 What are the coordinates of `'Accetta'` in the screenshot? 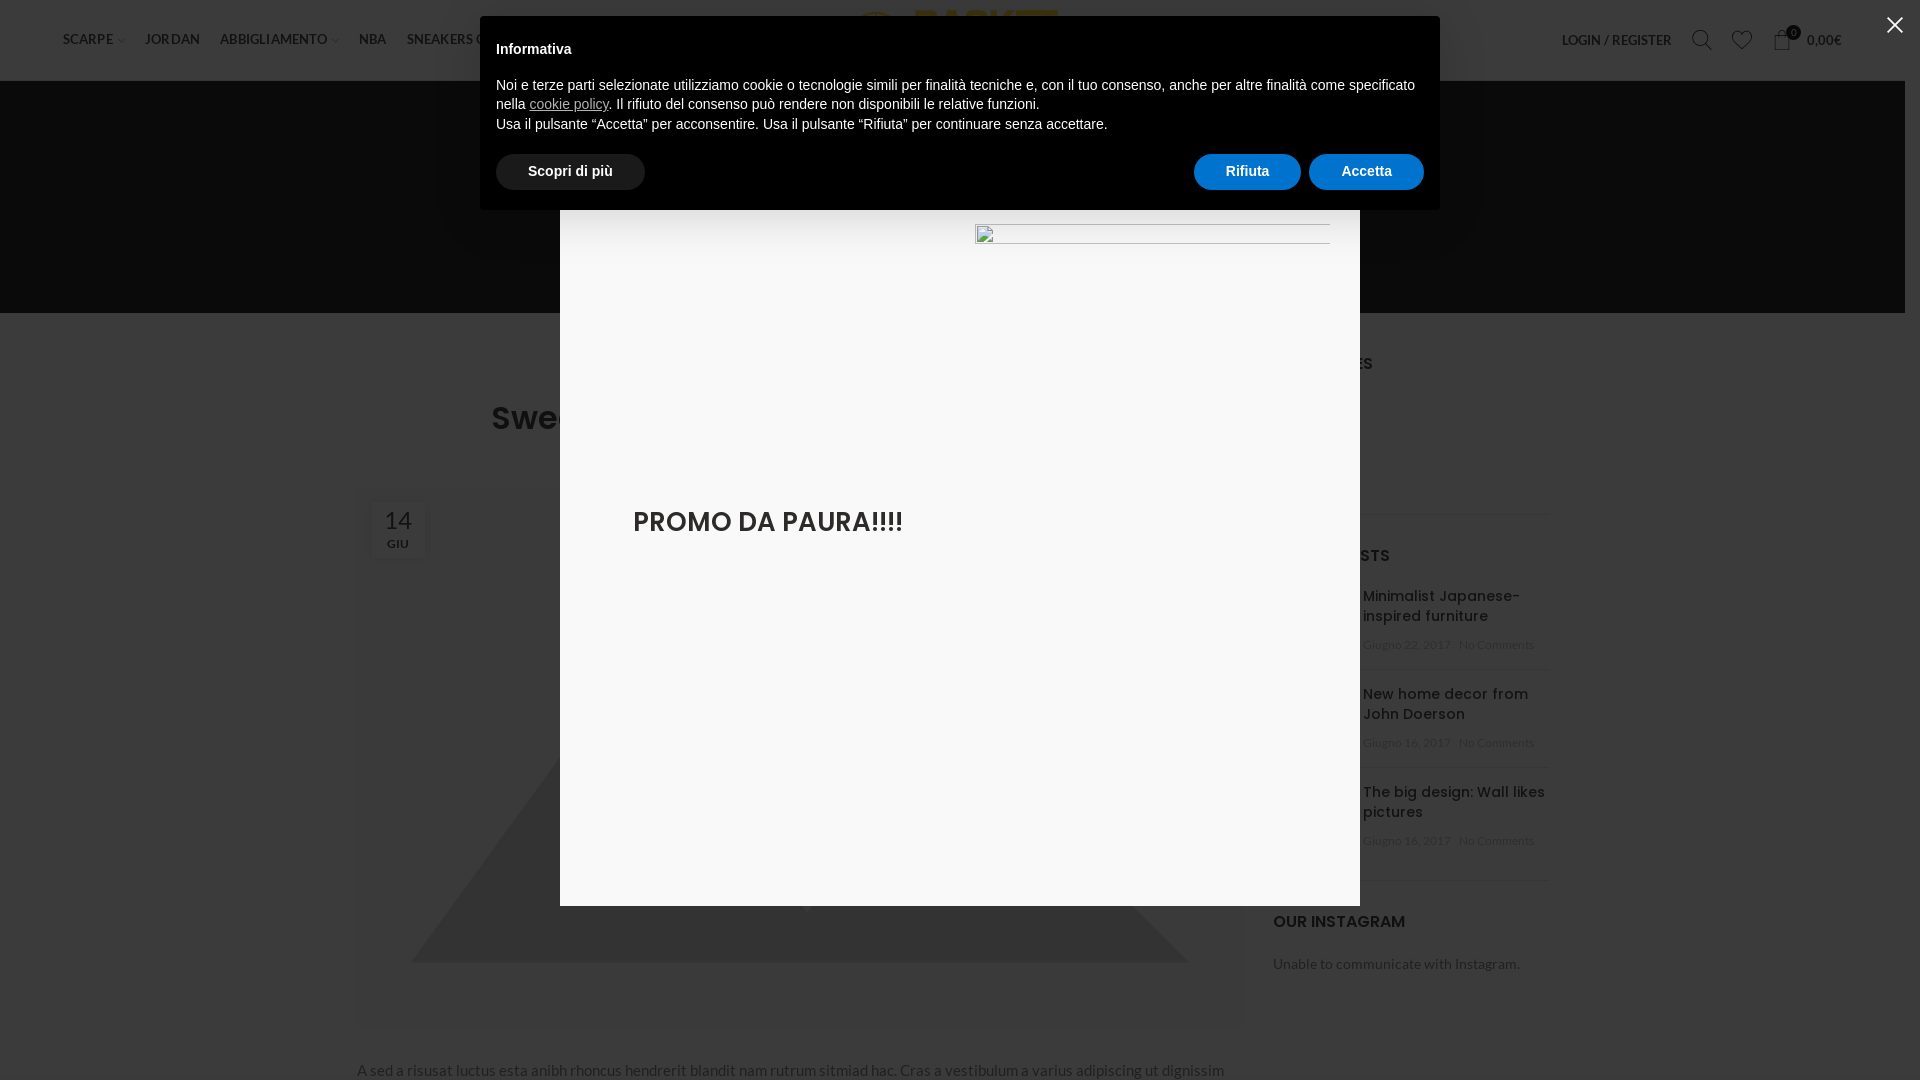 It's located at (1365, 171).